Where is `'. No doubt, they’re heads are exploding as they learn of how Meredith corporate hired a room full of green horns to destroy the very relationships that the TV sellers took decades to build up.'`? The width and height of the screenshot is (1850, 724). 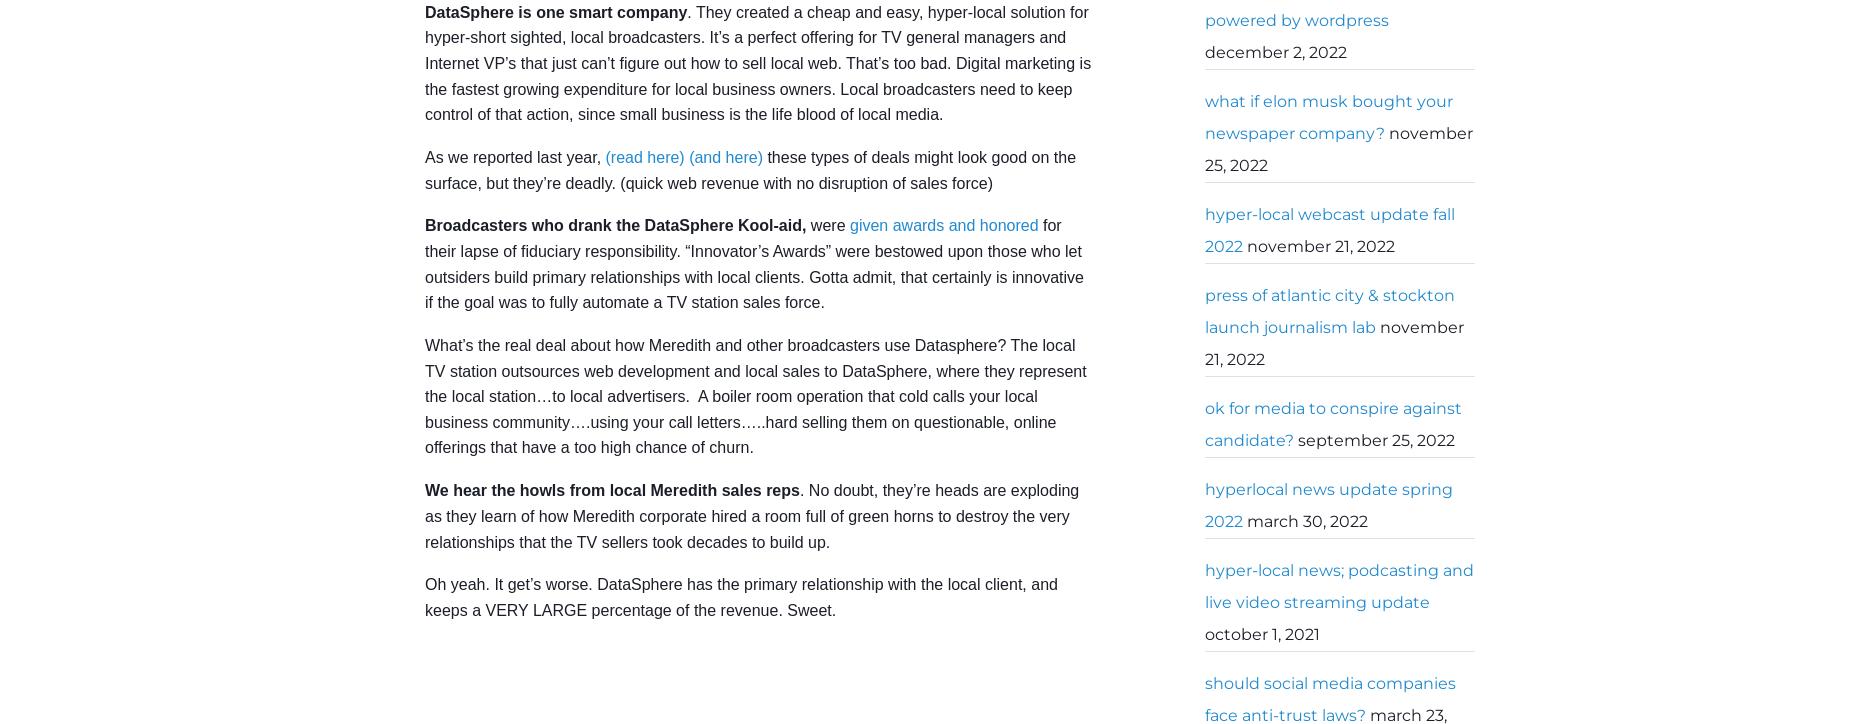
'. No doubt, they’re heads are exploding as they learn of how Meredith corporate hired a room full of green horns to destroy the very relationships that the TV sellers took decades to build up.' is located at coordinates (752, 514).